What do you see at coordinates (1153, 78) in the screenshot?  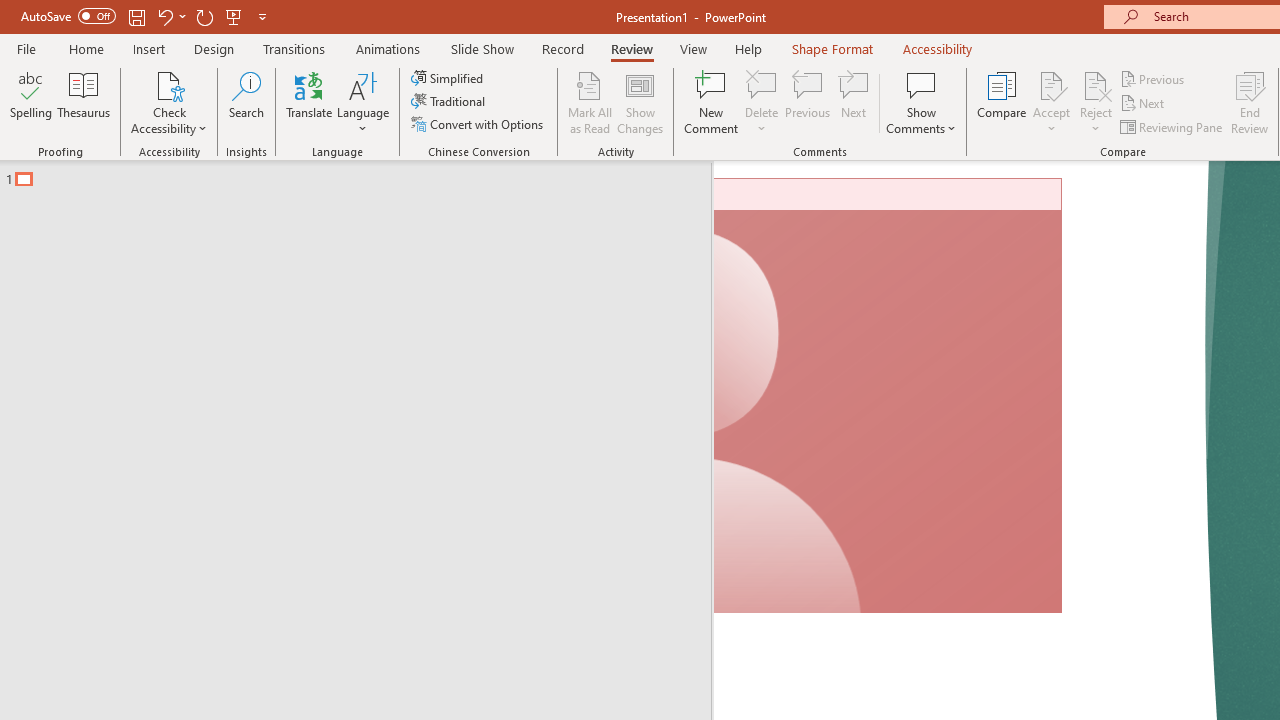 I see `'Previous'` at bounding box center [1153, 78].